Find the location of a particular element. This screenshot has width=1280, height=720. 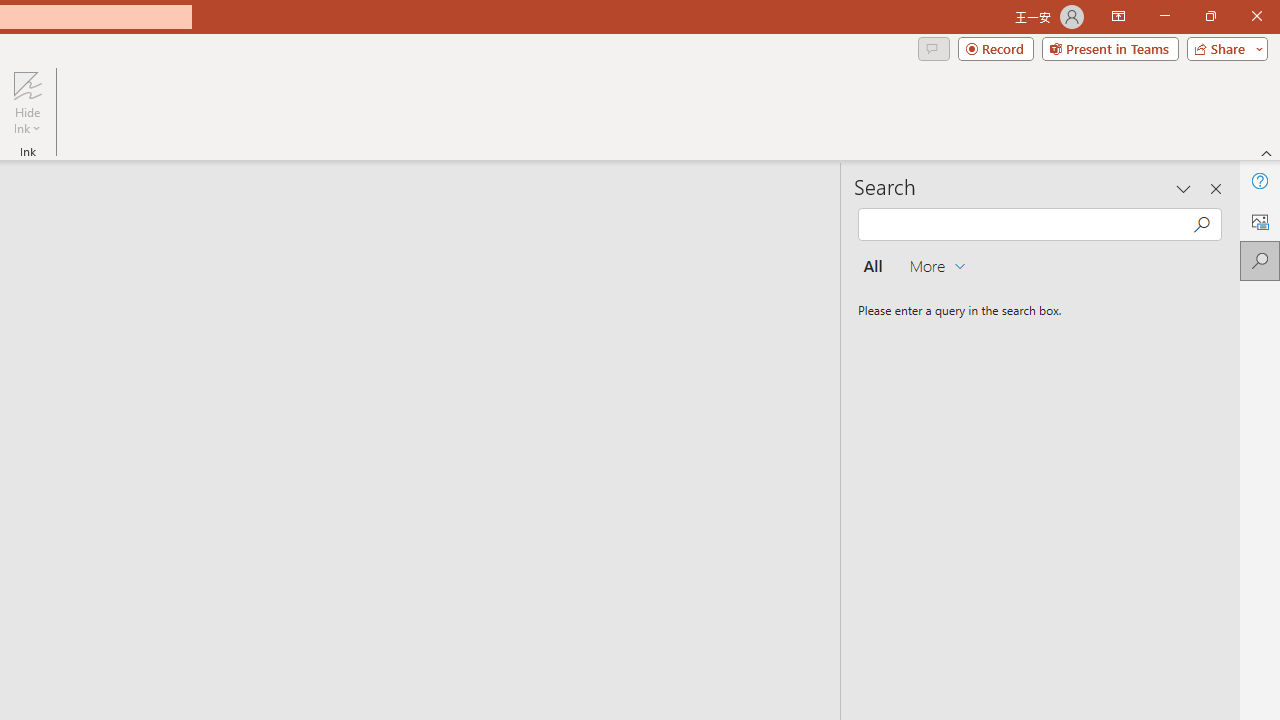

'Hide Ink' is located at coordinates (27, 84).